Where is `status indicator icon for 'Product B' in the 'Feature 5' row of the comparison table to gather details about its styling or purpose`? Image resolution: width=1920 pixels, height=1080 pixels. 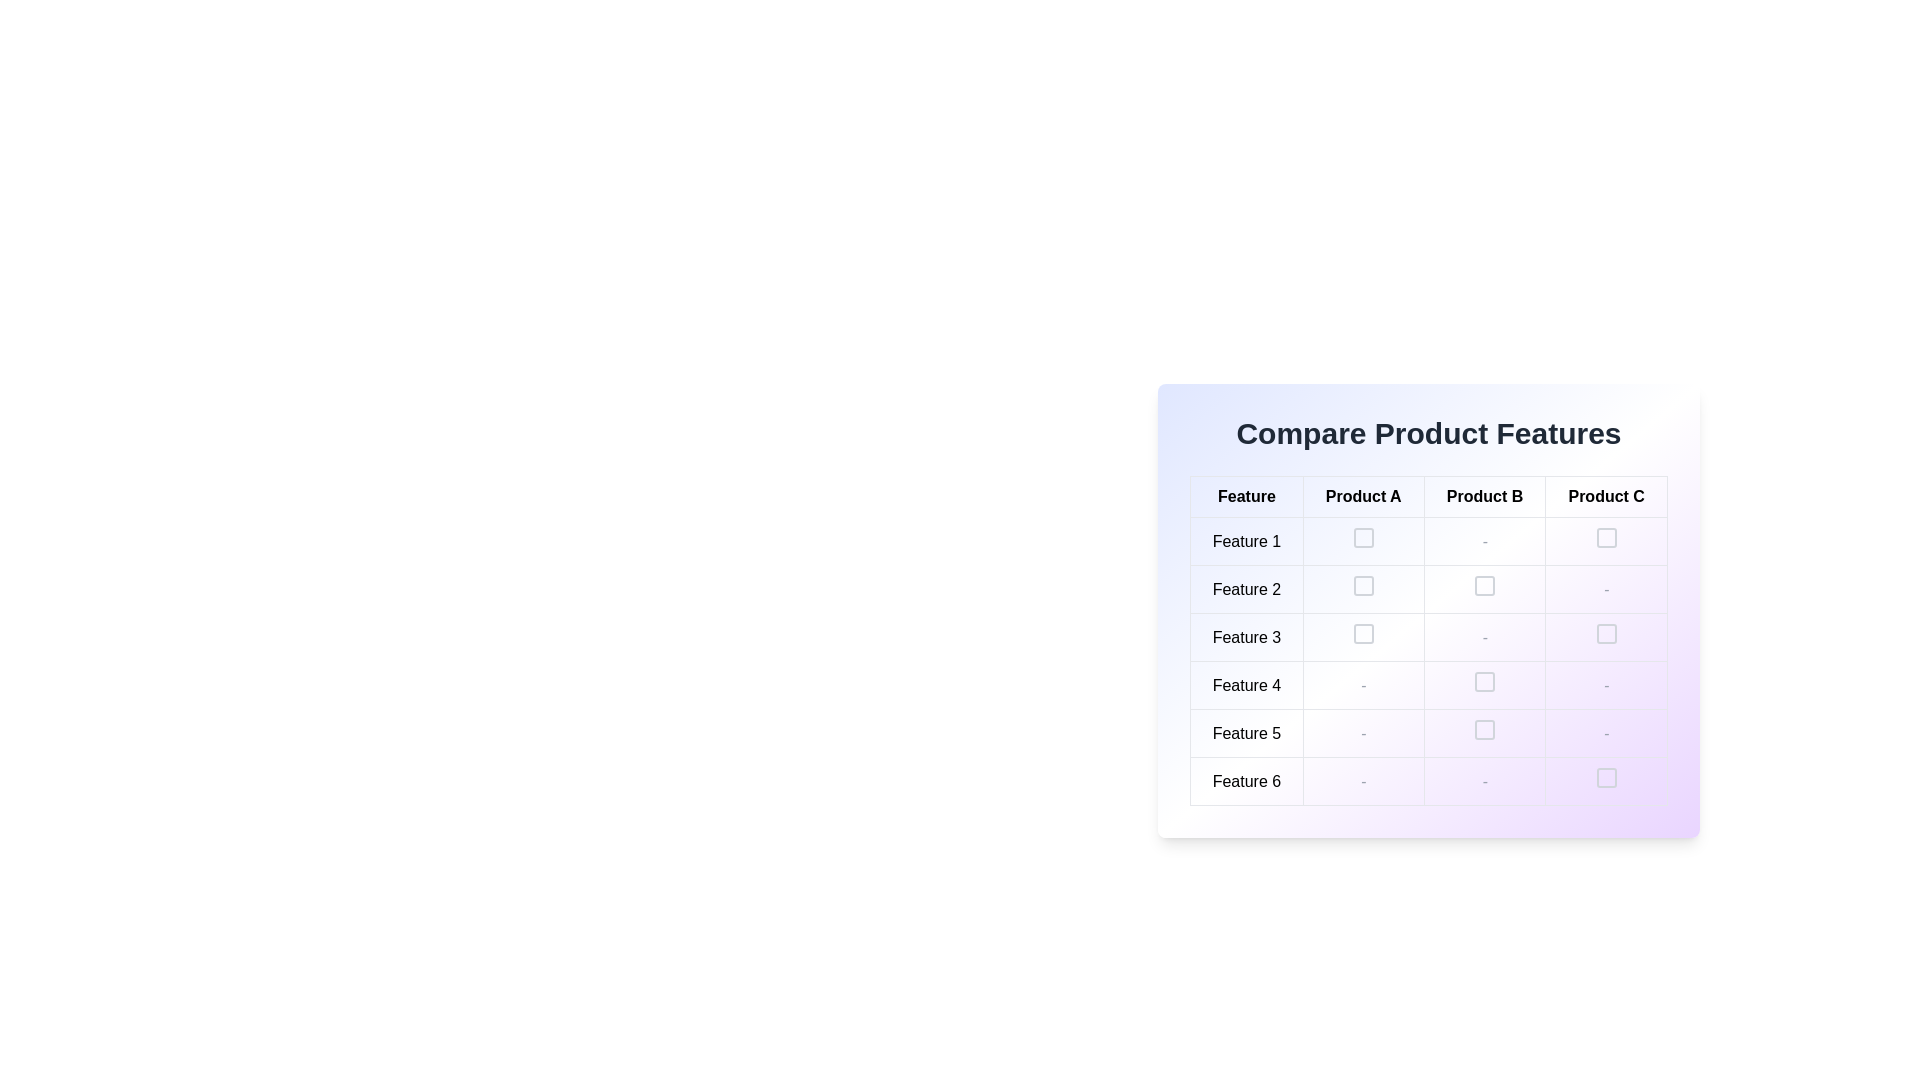
status indicator icon for 'Product B' in the 'Feature 5' row of the comparison table to gather details about its styling or purpose is located at coordinates (1485, 729).